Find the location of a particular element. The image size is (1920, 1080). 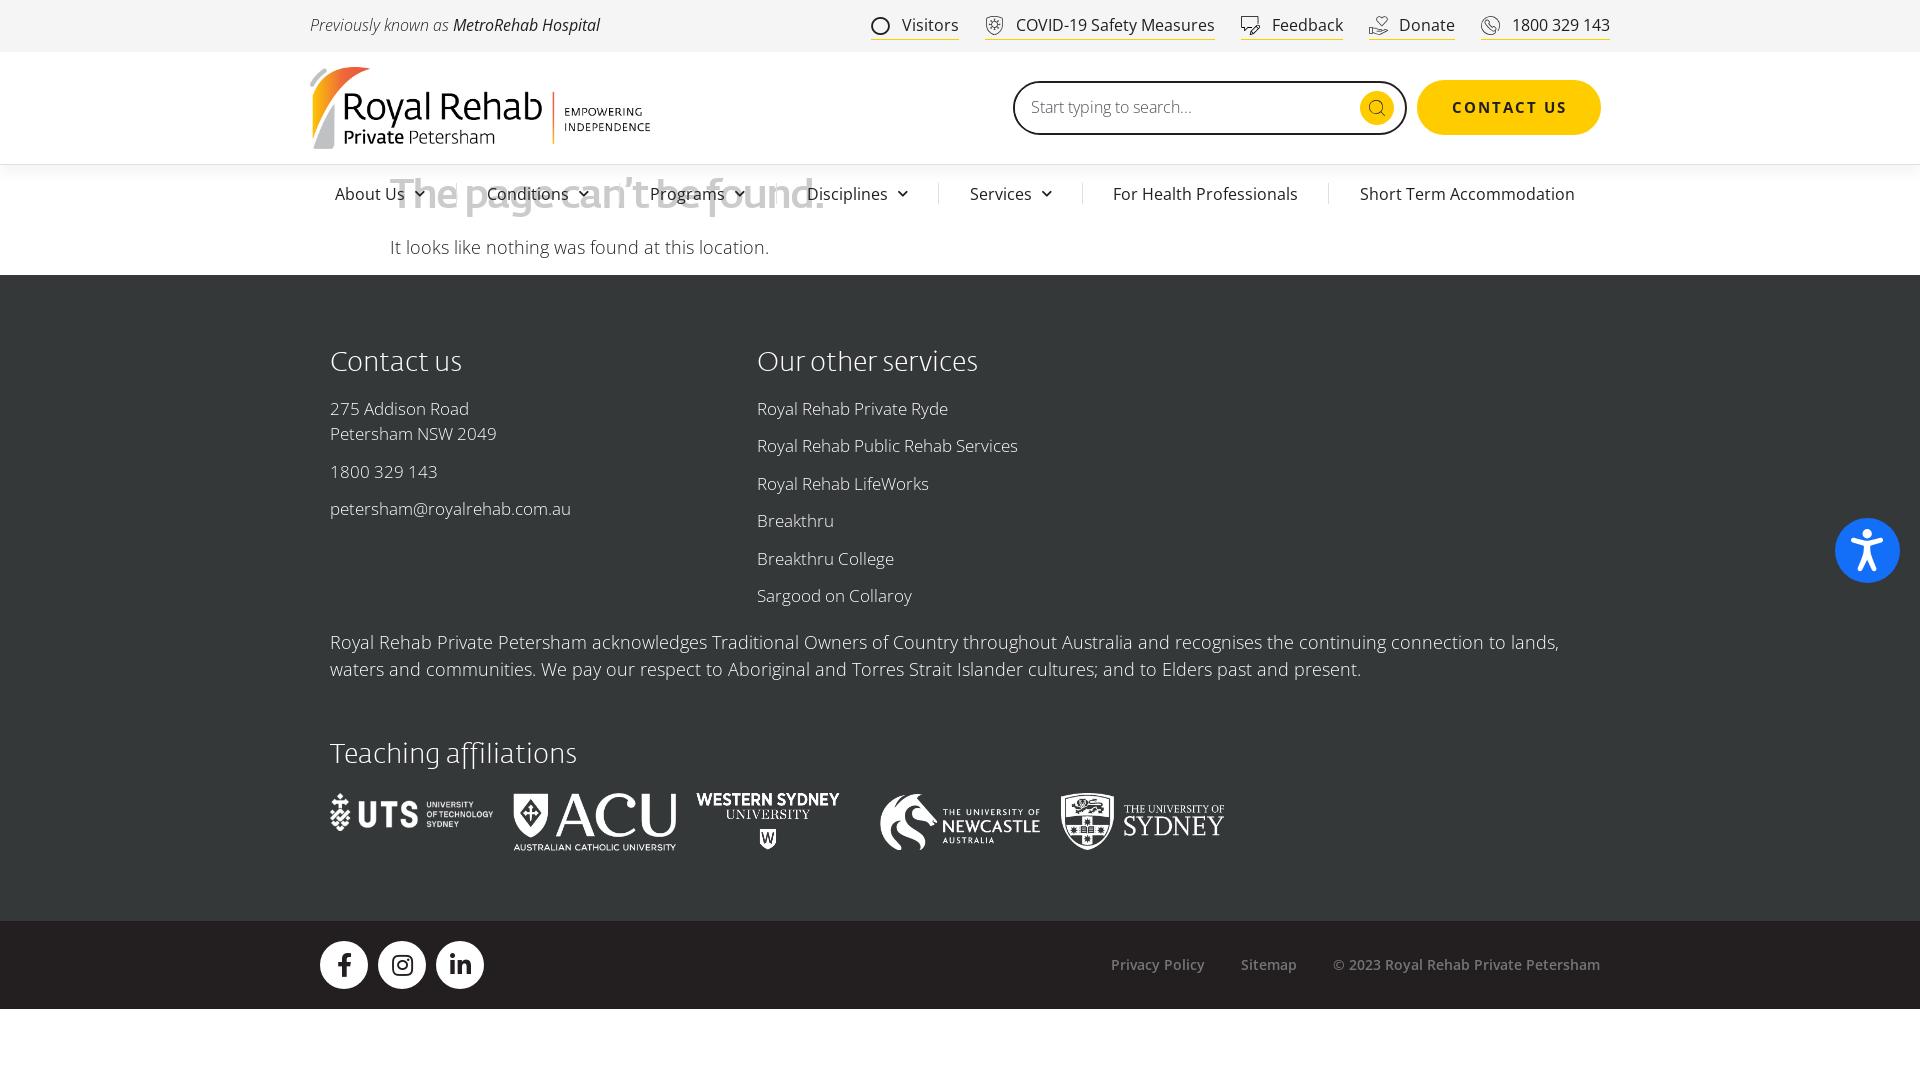

'1800 329 143' is located at coordinates (1544, 26).